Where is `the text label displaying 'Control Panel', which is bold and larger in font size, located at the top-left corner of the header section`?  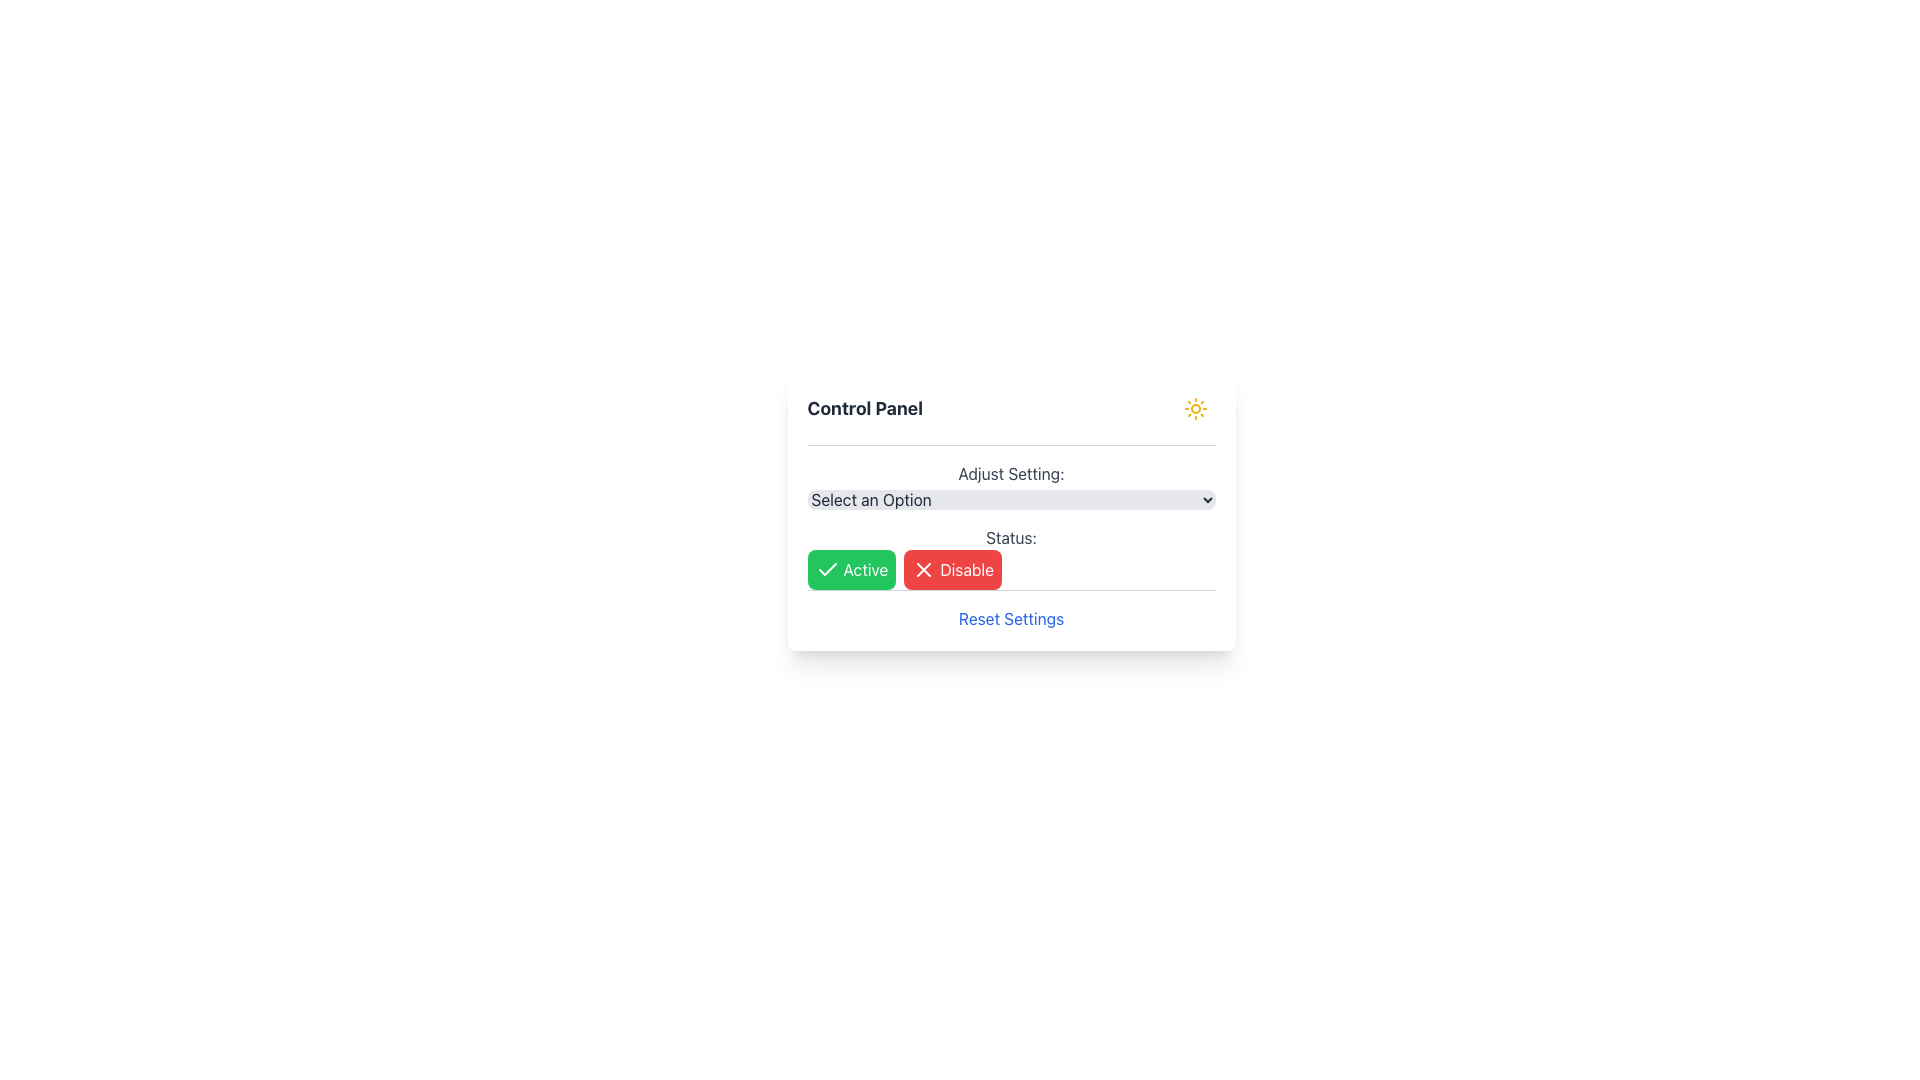 the text label displaying 'Control Panel', which is bold and larger in font size, located at the top-left corner of the header section is located at coordinates (865, 407).